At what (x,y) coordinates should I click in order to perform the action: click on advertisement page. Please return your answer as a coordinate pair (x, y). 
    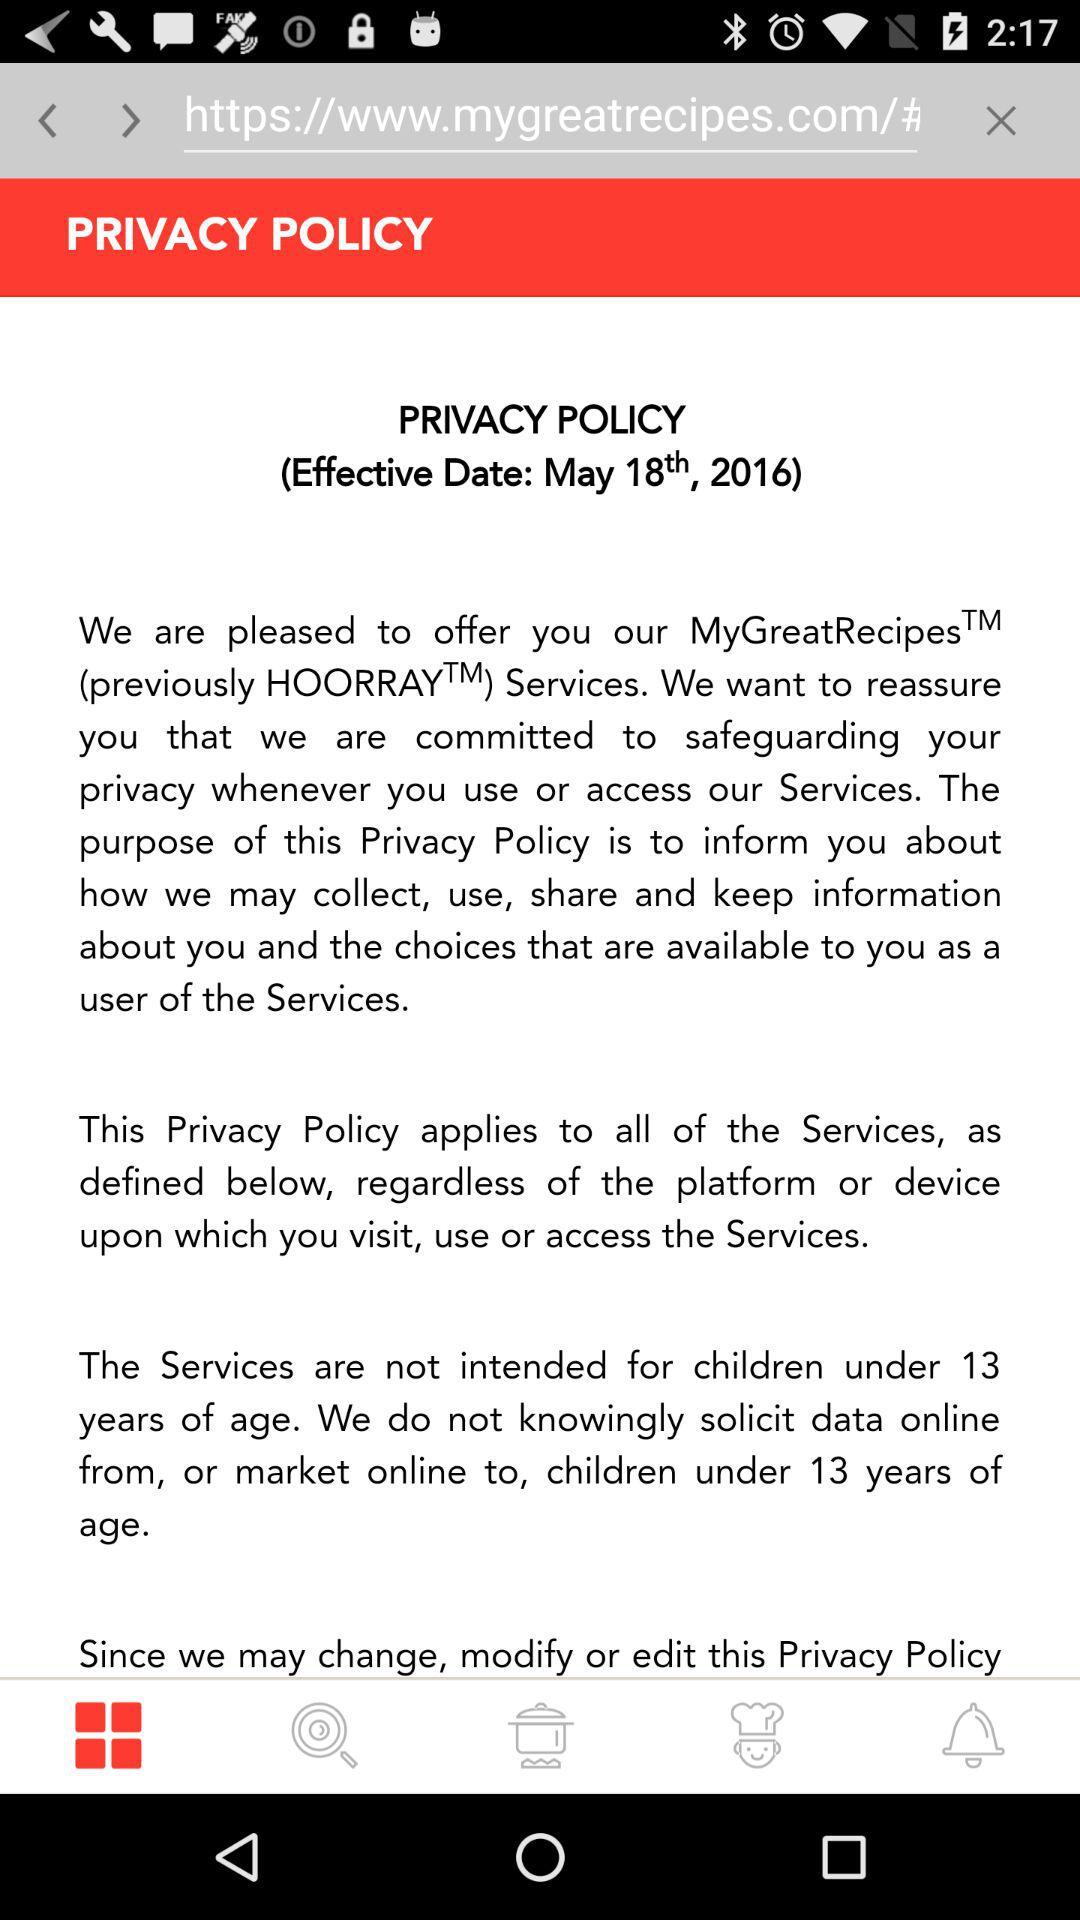
    Looking at the image, I should click on (540, 986).